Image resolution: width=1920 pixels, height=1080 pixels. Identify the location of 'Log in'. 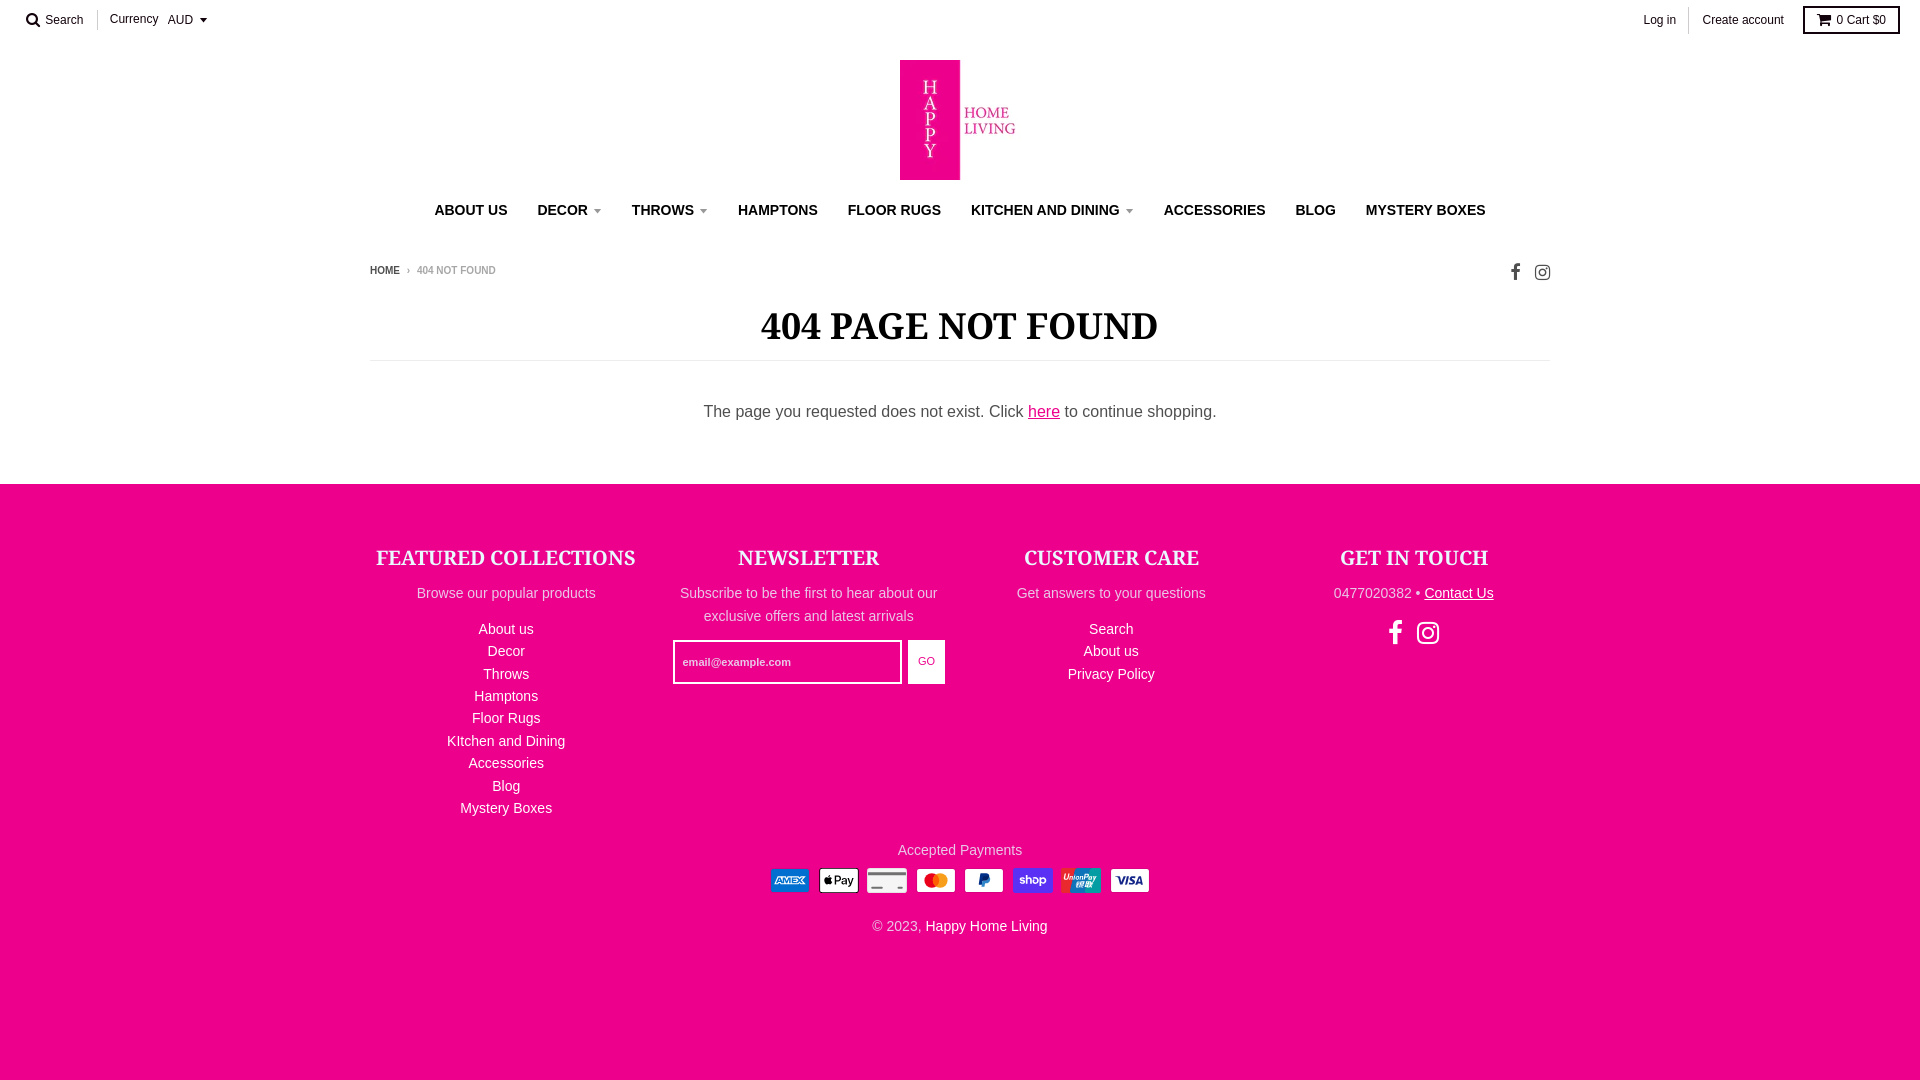
(1659, 19).